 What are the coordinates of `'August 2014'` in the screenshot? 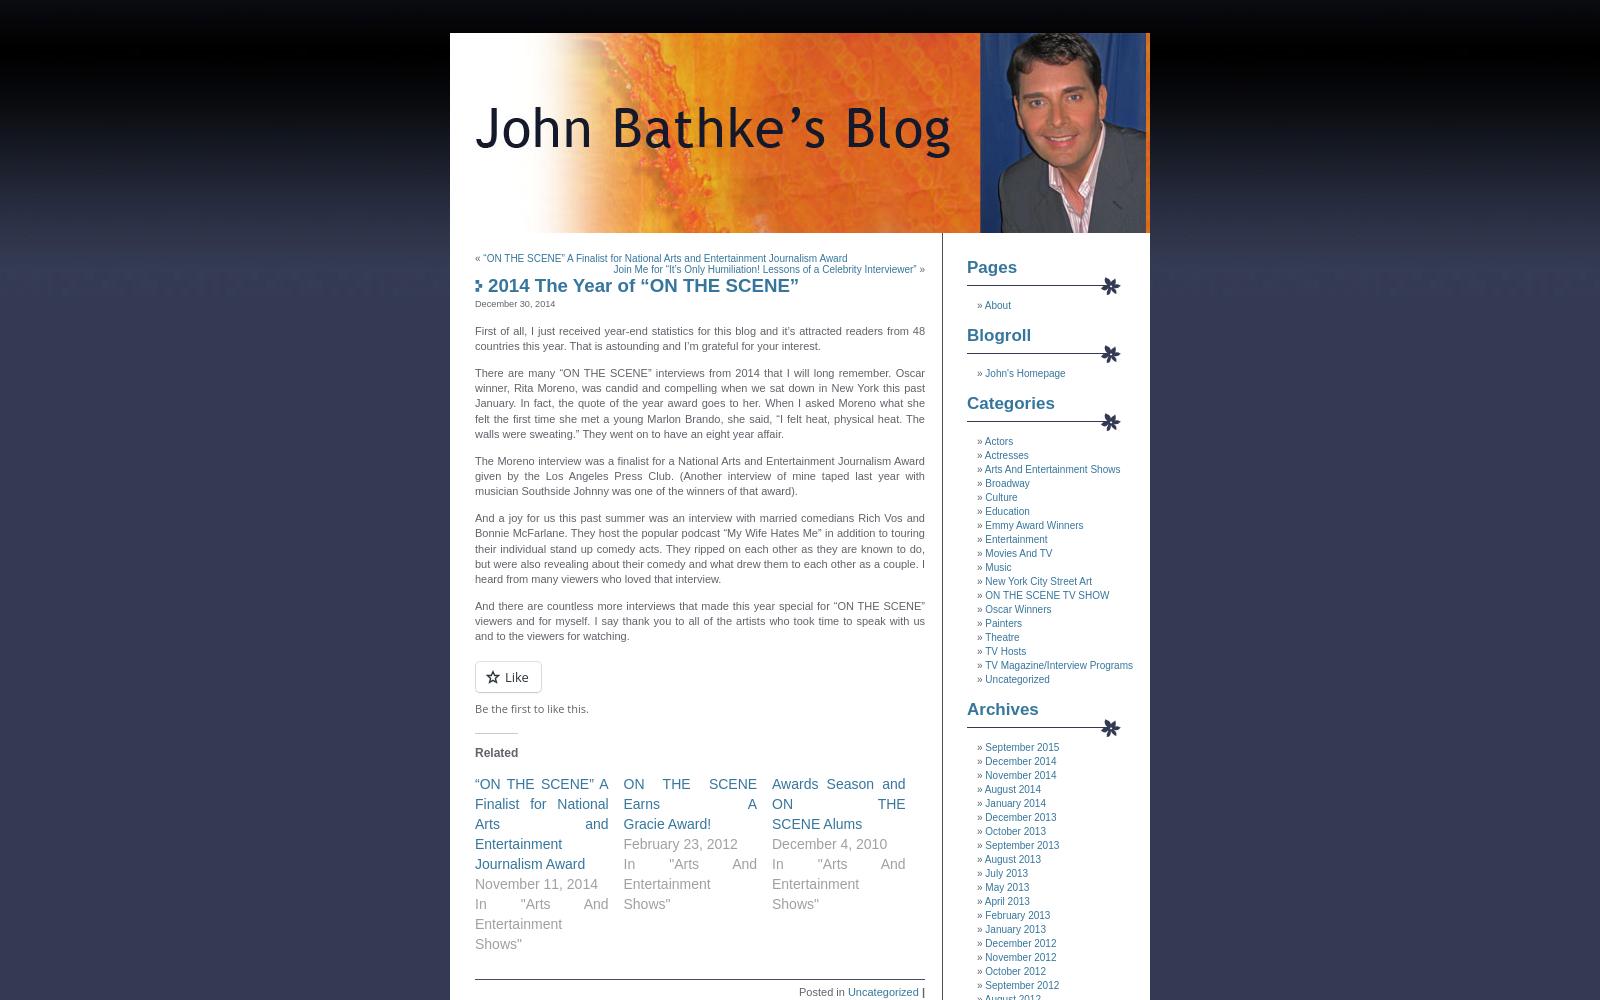 It's located at (983, 789).